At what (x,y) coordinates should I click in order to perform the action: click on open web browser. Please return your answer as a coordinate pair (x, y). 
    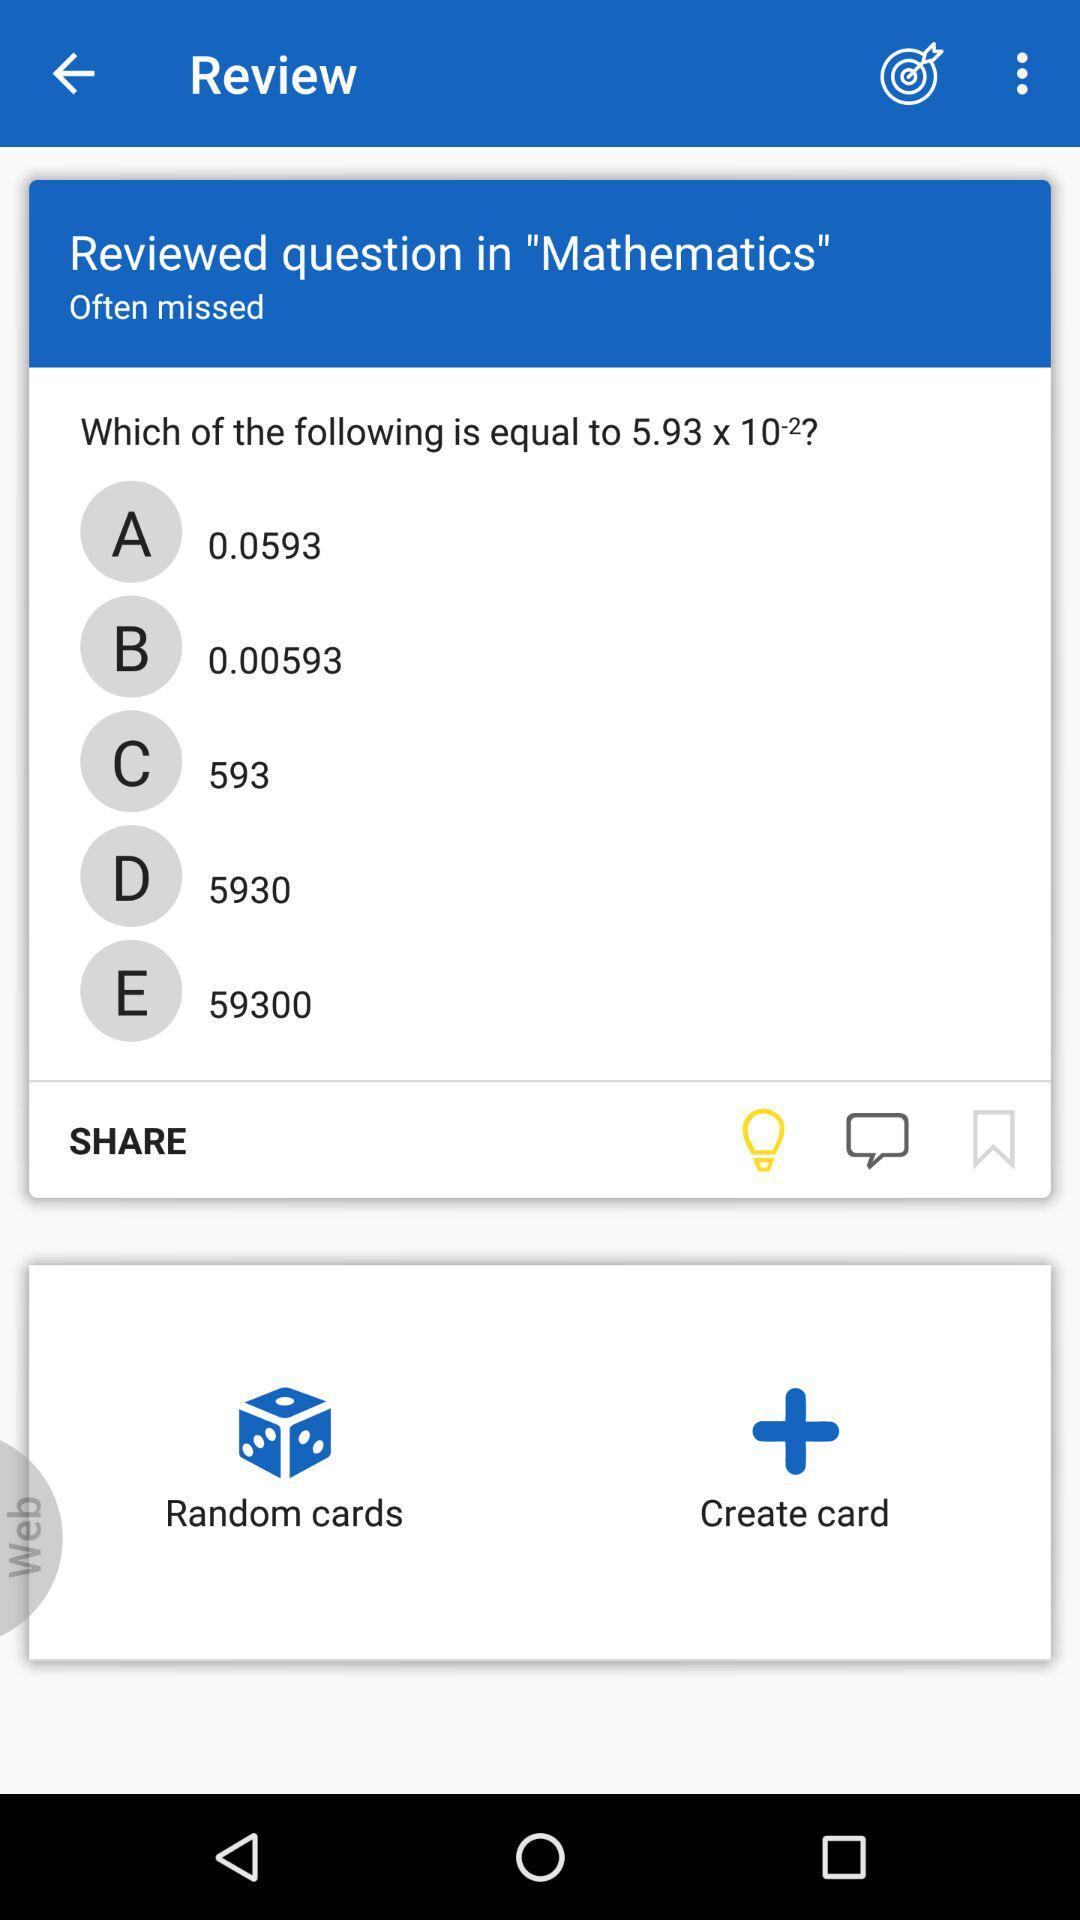
    Looking at the image, I should click on (31, 1537).